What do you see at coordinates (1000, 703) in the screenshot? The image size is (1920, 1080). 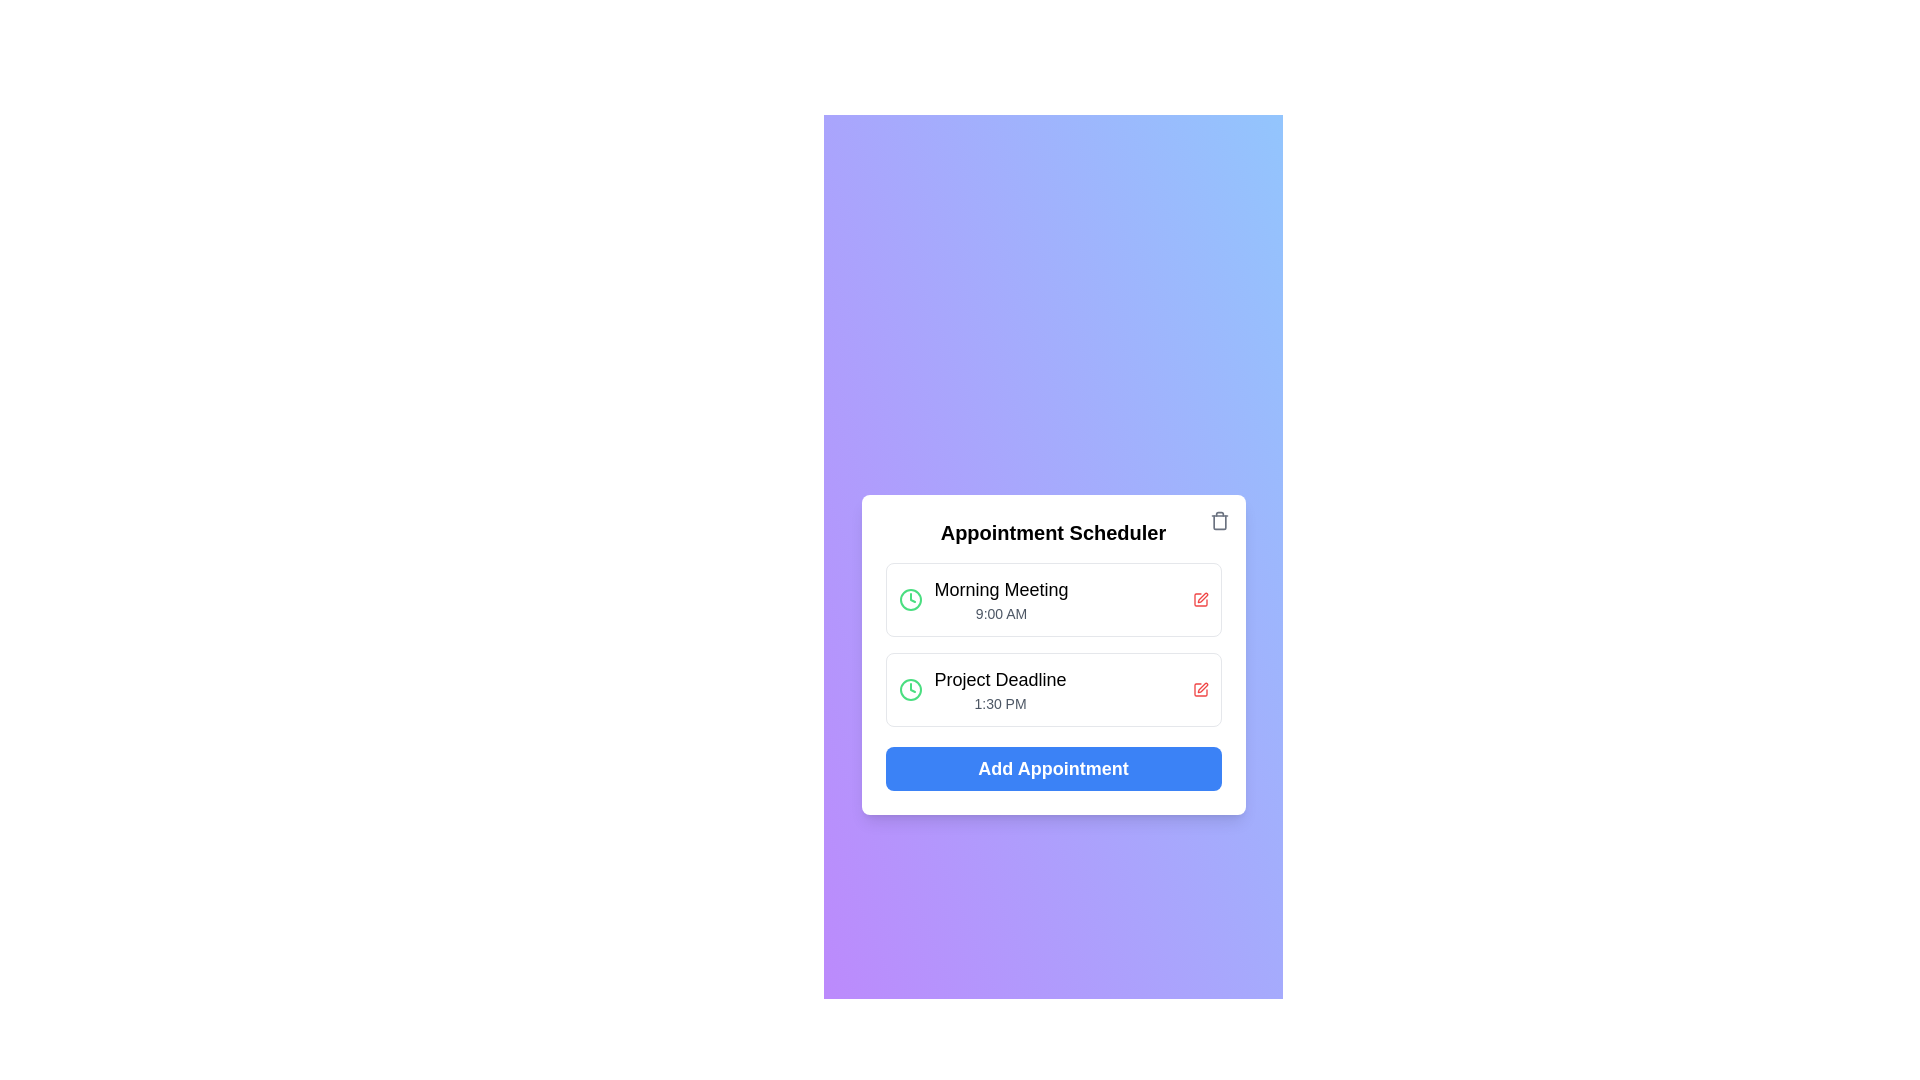 I see `the text label displaying '1:30 PM'` at bounding box center [1000, 703].